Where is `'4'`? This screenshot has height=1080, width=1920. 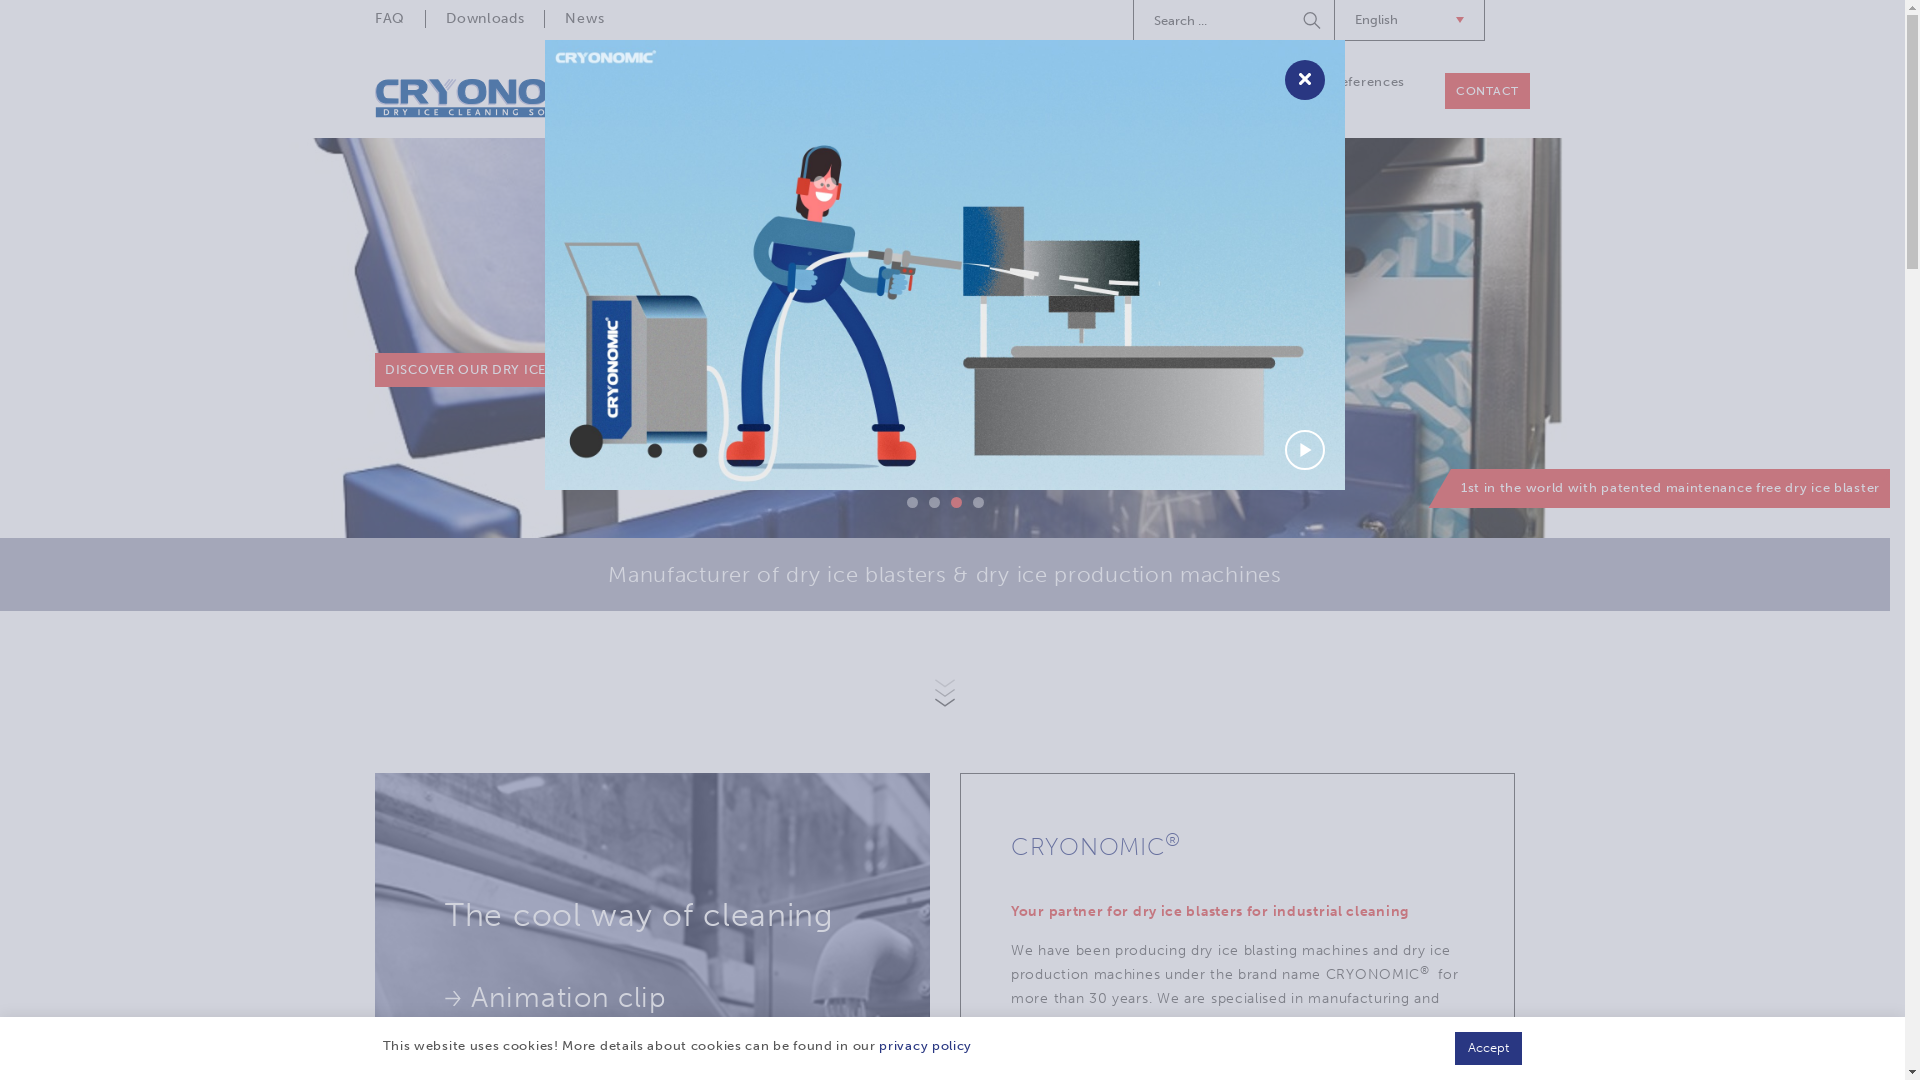 '4' is located at coordinates (971, 501).